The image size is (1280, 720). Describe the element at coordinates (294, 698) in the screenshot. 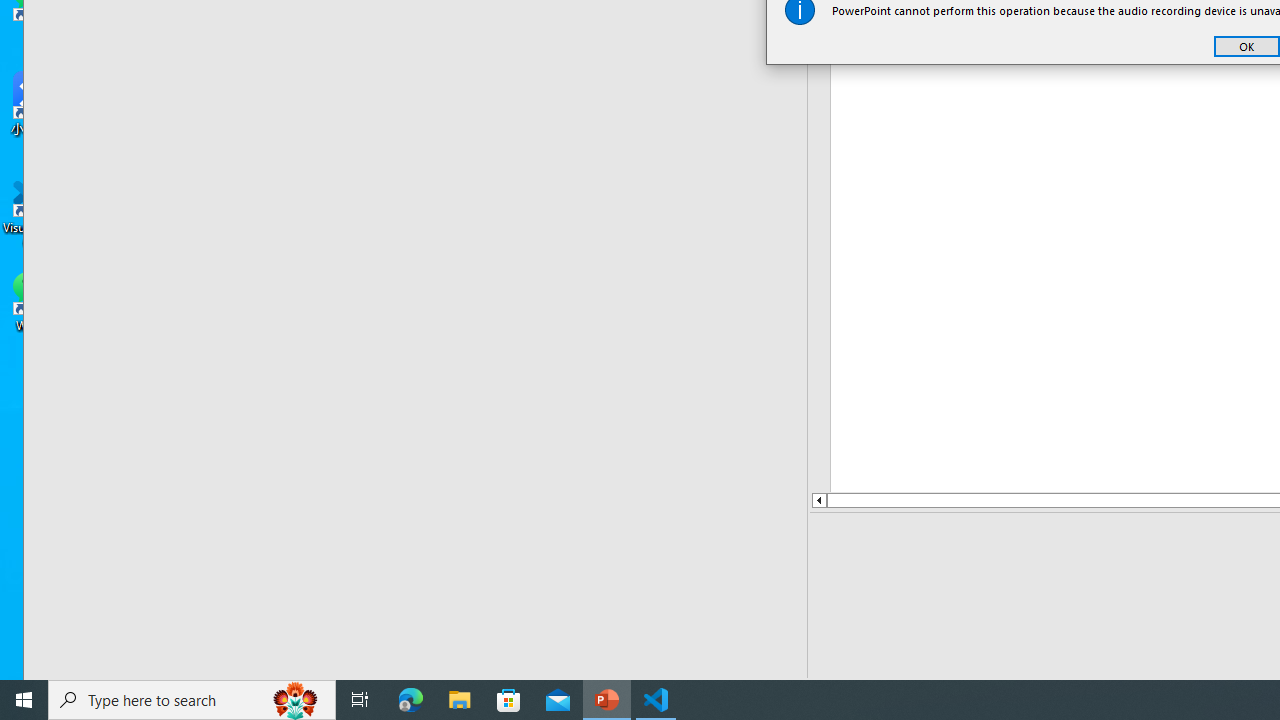

I see `'Search highlights icon opens search home window'` at that location.